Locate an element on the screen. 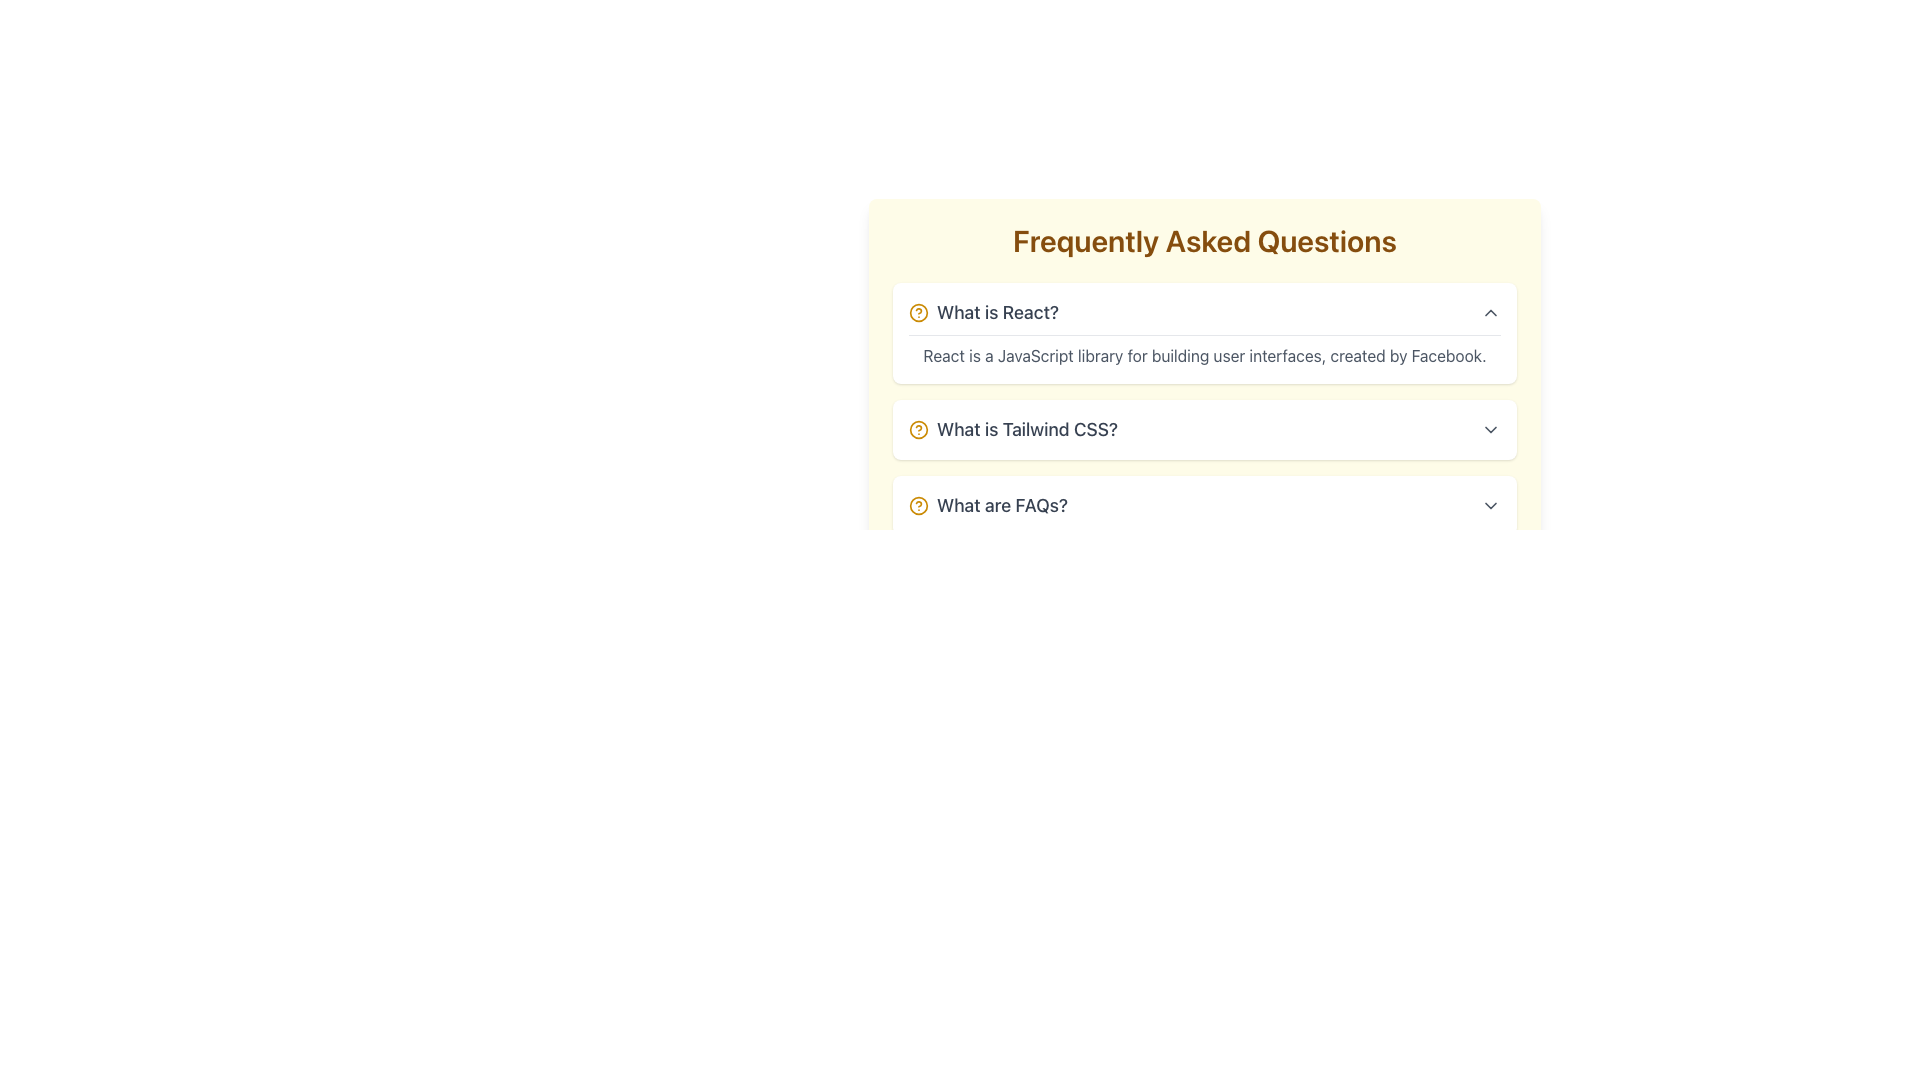 This screenshot has height=1080, width=1920. the central circle element of the help indicator icon, which has a diameter defined by a radius of 10 units and is visually uniform is located at coordinates (917, 428).